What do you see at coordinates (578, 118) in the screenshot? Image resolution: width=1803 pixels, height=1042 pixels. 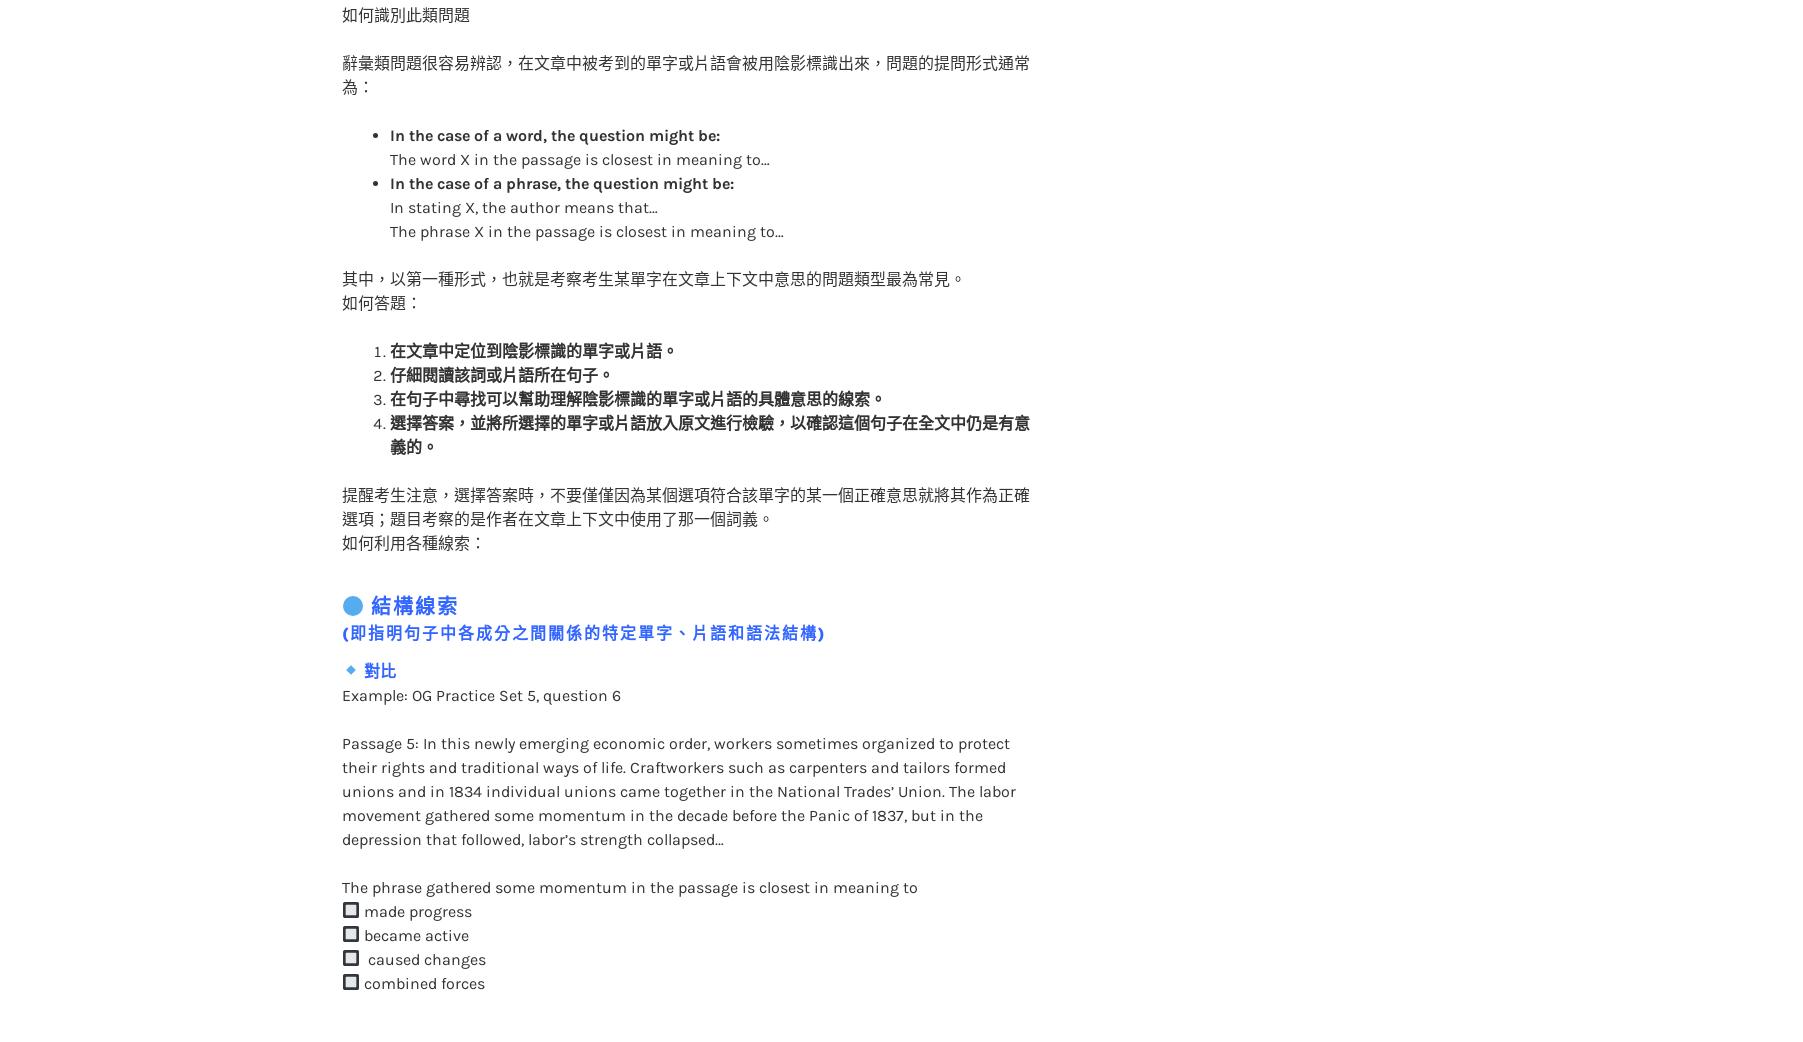 I see `'The word X in the passage is closest in meaning to…'` at bounding box center [578, 118].